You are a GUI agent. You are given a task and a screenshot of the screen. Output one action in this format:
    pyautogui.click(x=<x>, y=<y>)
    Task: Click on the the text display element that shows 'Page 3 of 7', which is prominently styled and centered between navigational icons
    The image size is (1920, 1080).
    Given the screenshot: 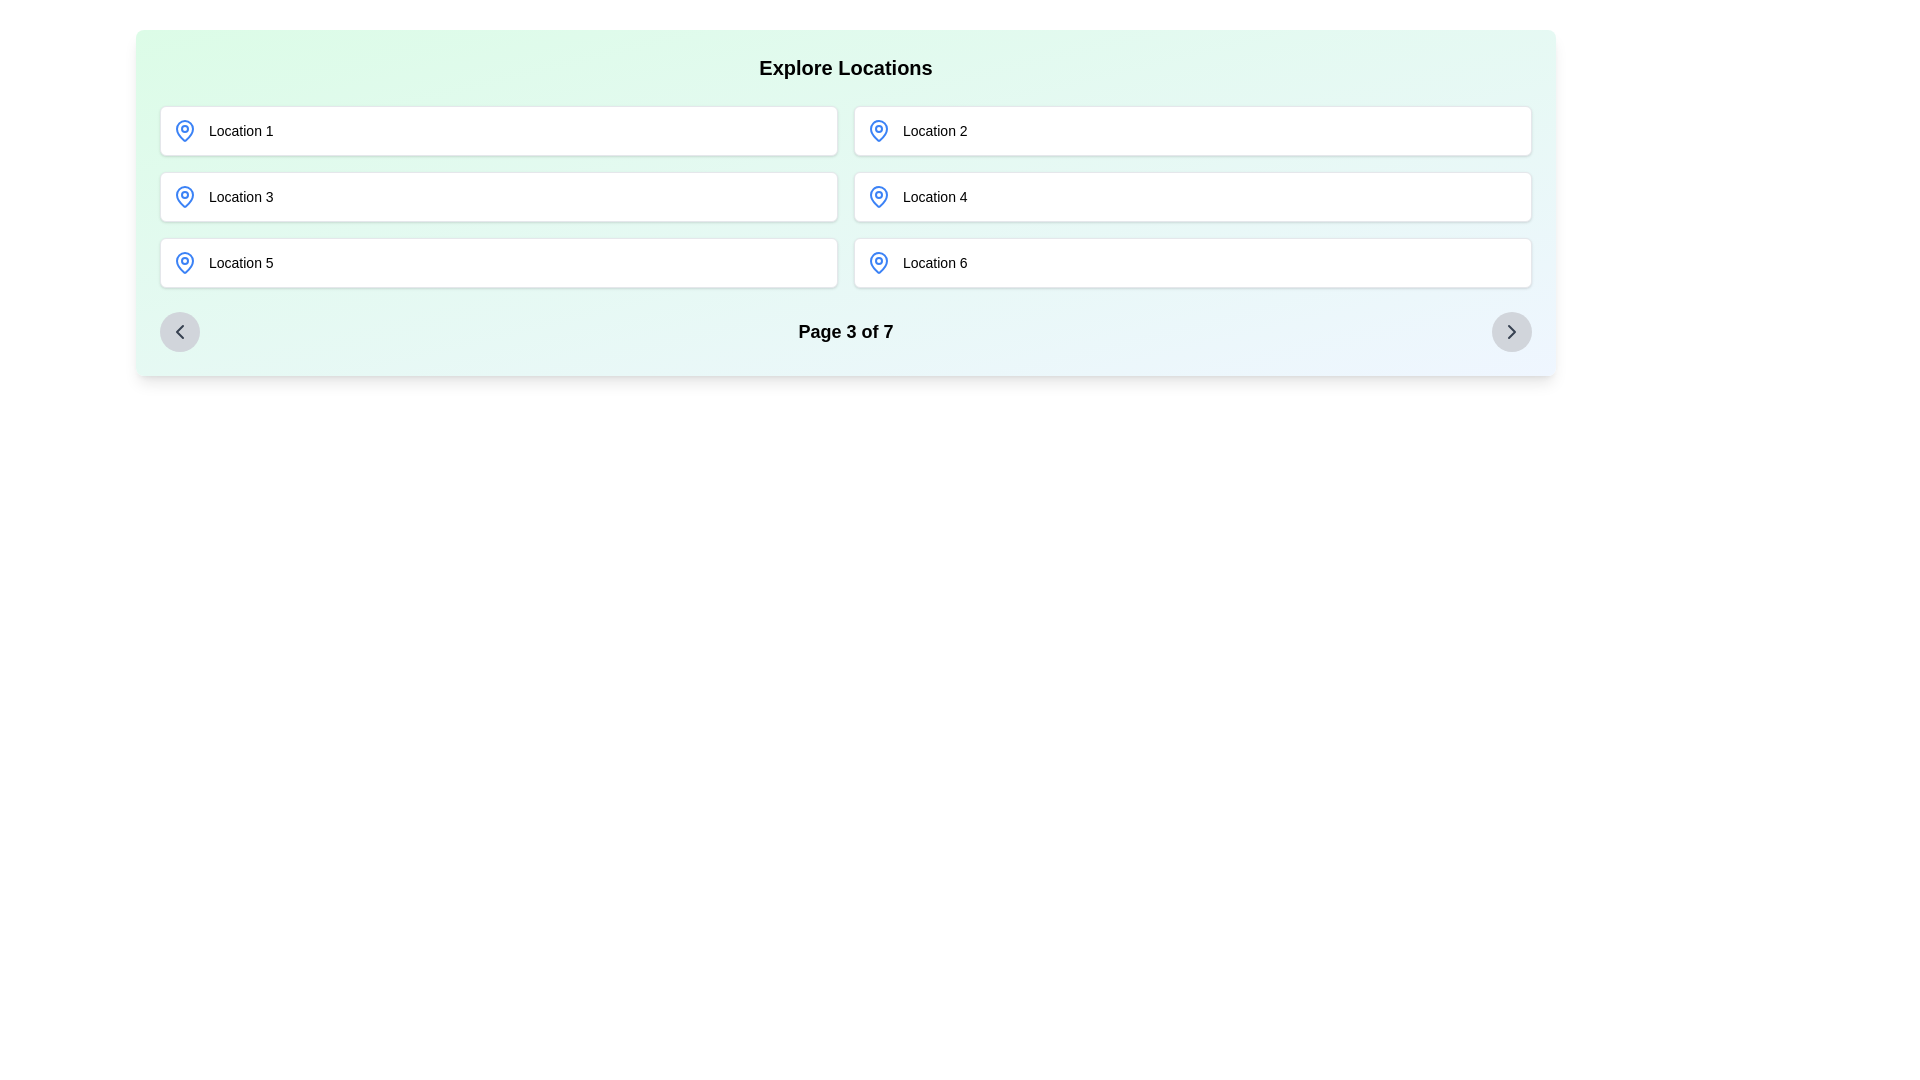 What is the action you would take?
    pyautogui.click(x=845, y=330)
    